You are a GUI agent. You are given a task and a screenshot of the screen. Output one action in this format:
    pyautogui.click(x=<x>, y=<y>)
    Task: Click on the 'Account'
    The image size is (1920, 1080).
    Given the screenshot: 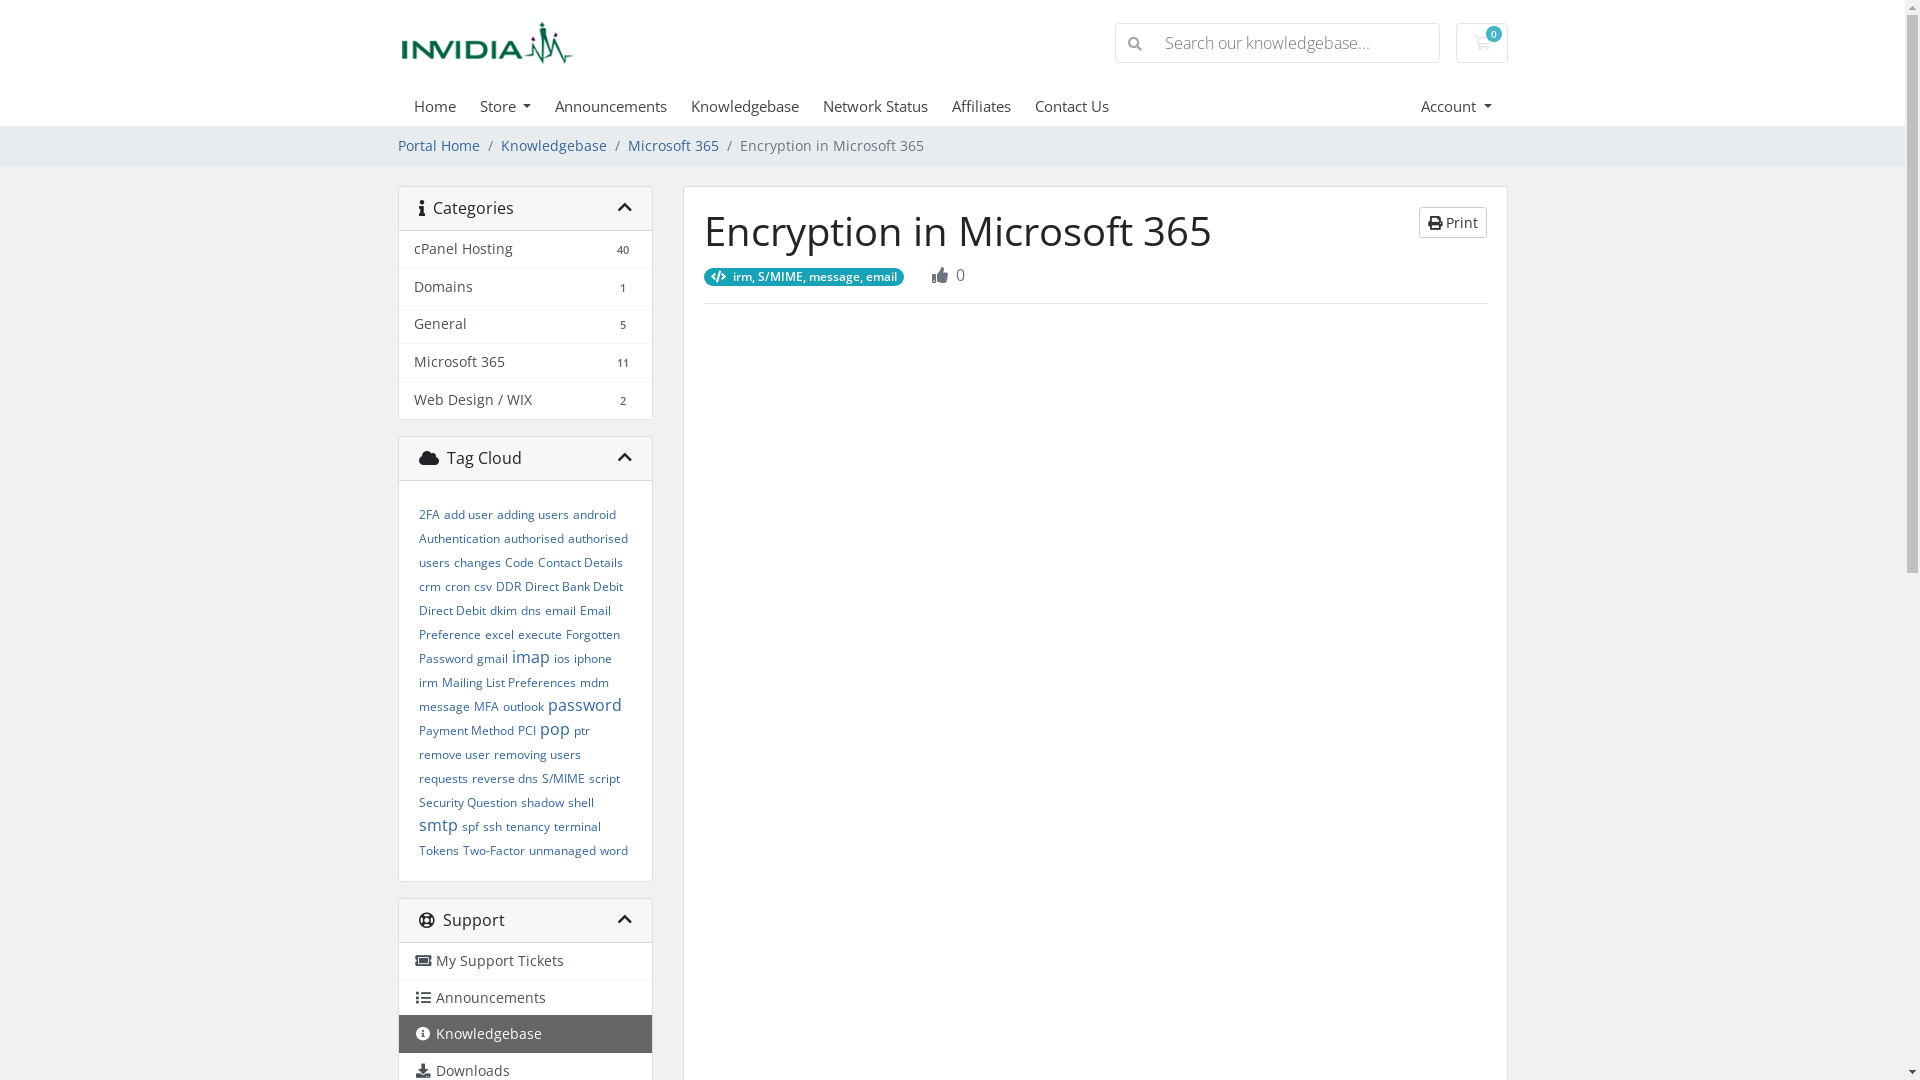 What is the action you would take?
    pyautogui.click(x=1419, y=105)
    